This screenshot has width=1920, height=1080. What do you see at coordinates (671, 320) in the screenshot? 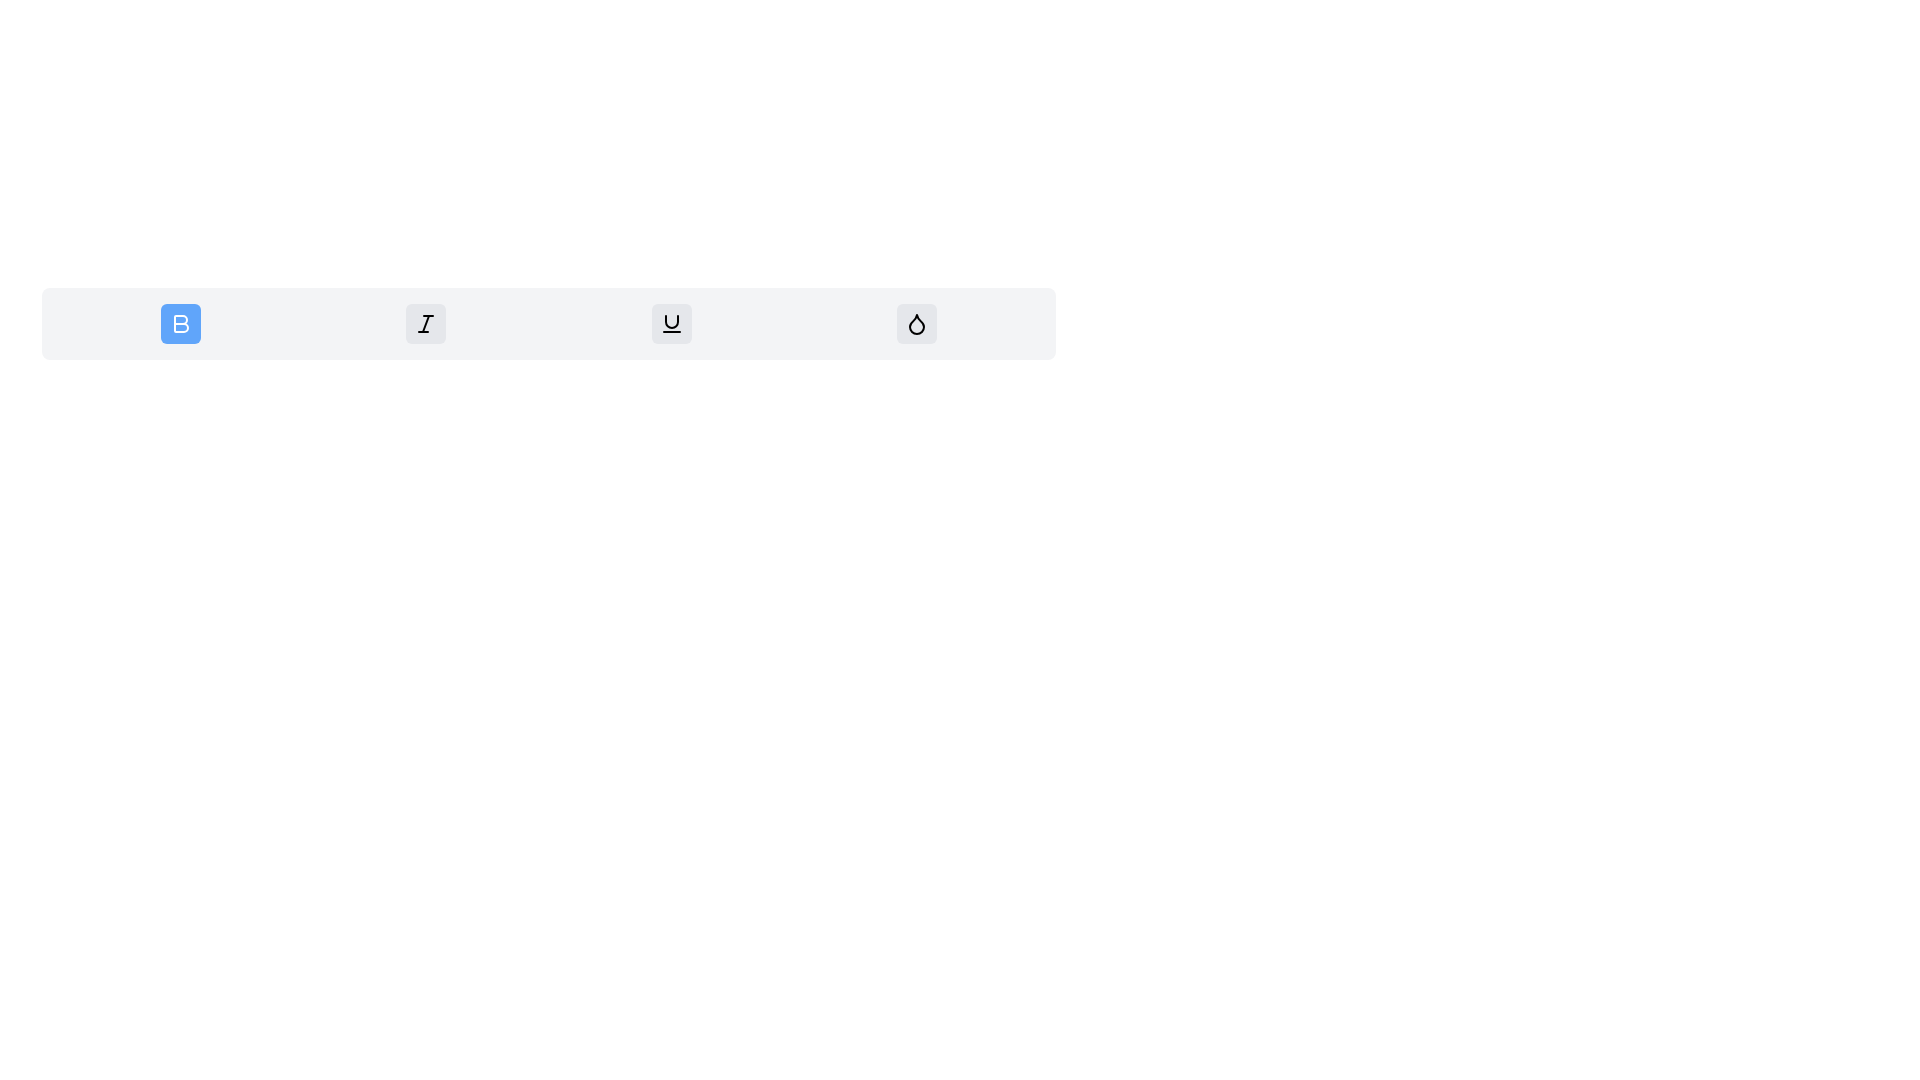
I see `the vector graphic element that resembles a stylized letter 'U' located centrally within the third button of a horizontal toolbar` at bounding box center [671, 320].